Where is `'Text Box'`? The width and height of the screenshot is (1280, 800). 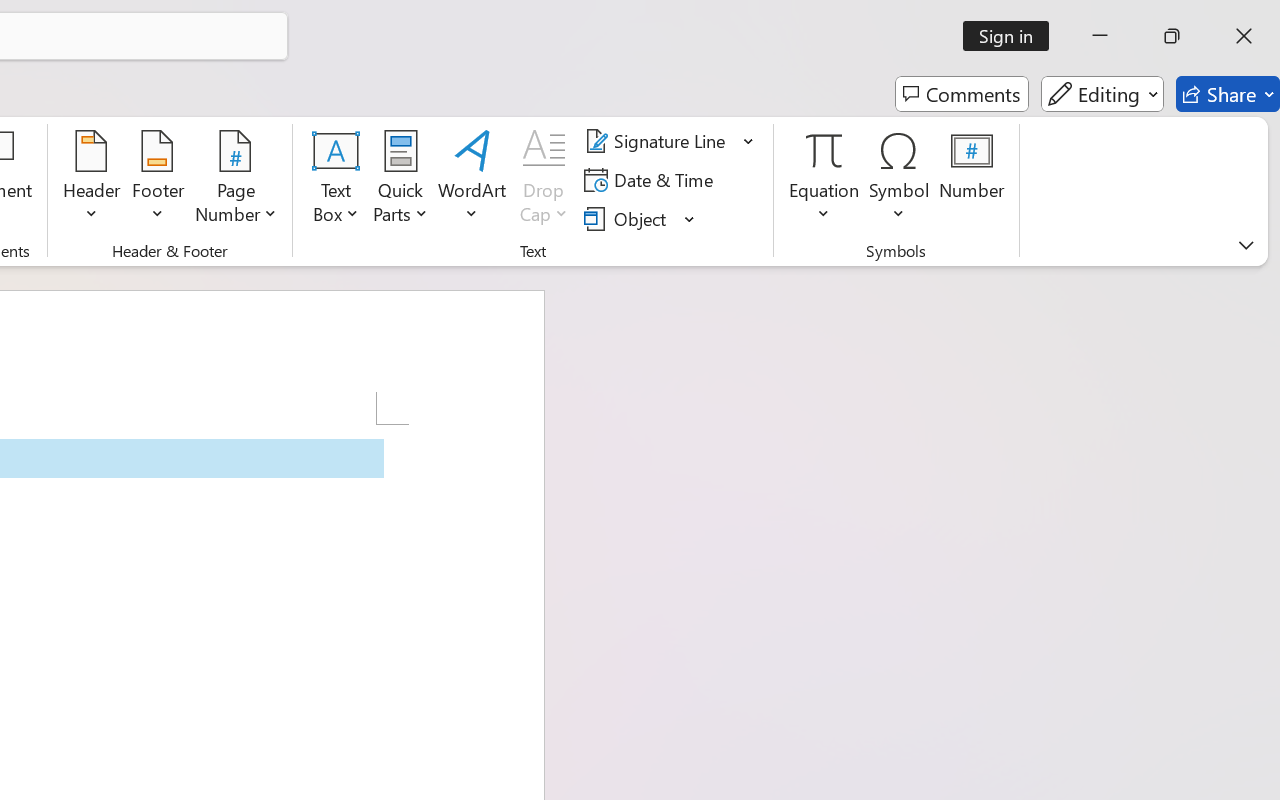 'Text Box' is located at coordinates (336, 179).